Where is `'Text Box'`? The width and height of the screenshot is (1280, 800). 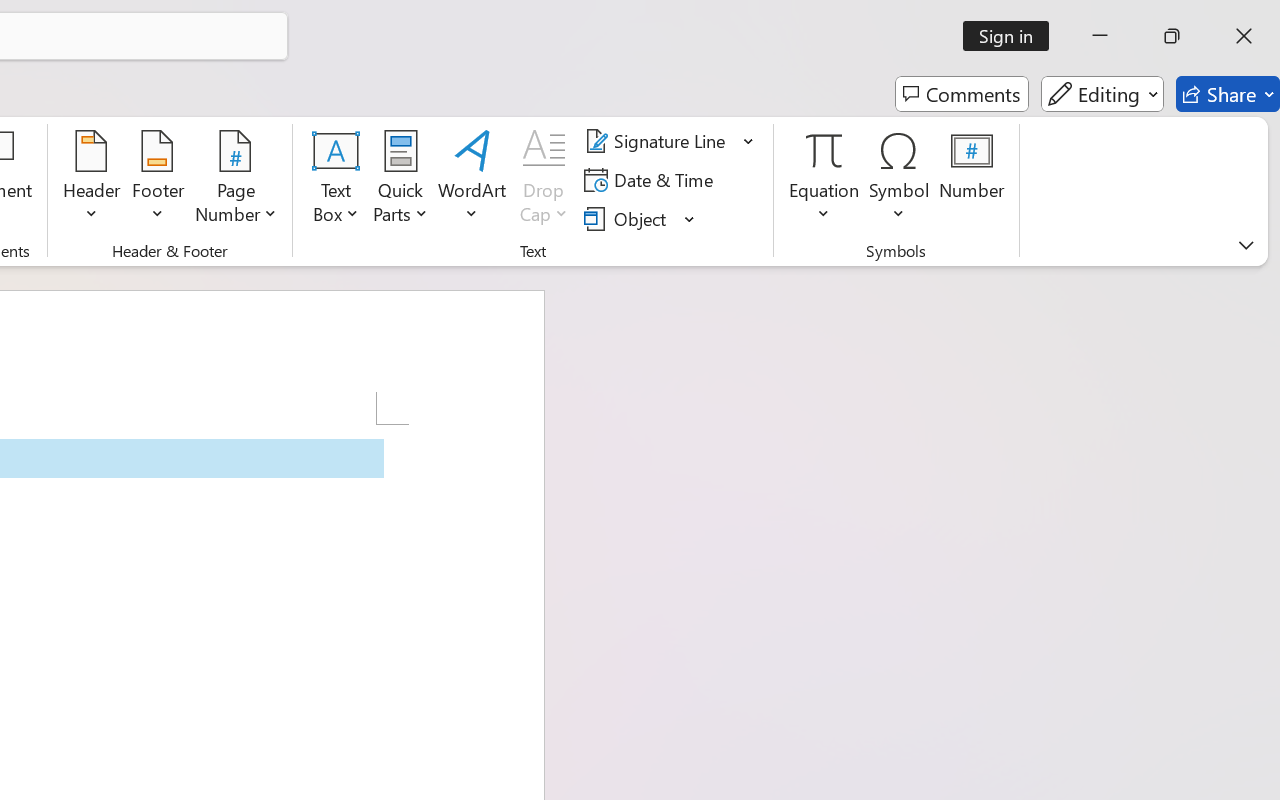 'Text Box' is located at coordinates (336, 179).